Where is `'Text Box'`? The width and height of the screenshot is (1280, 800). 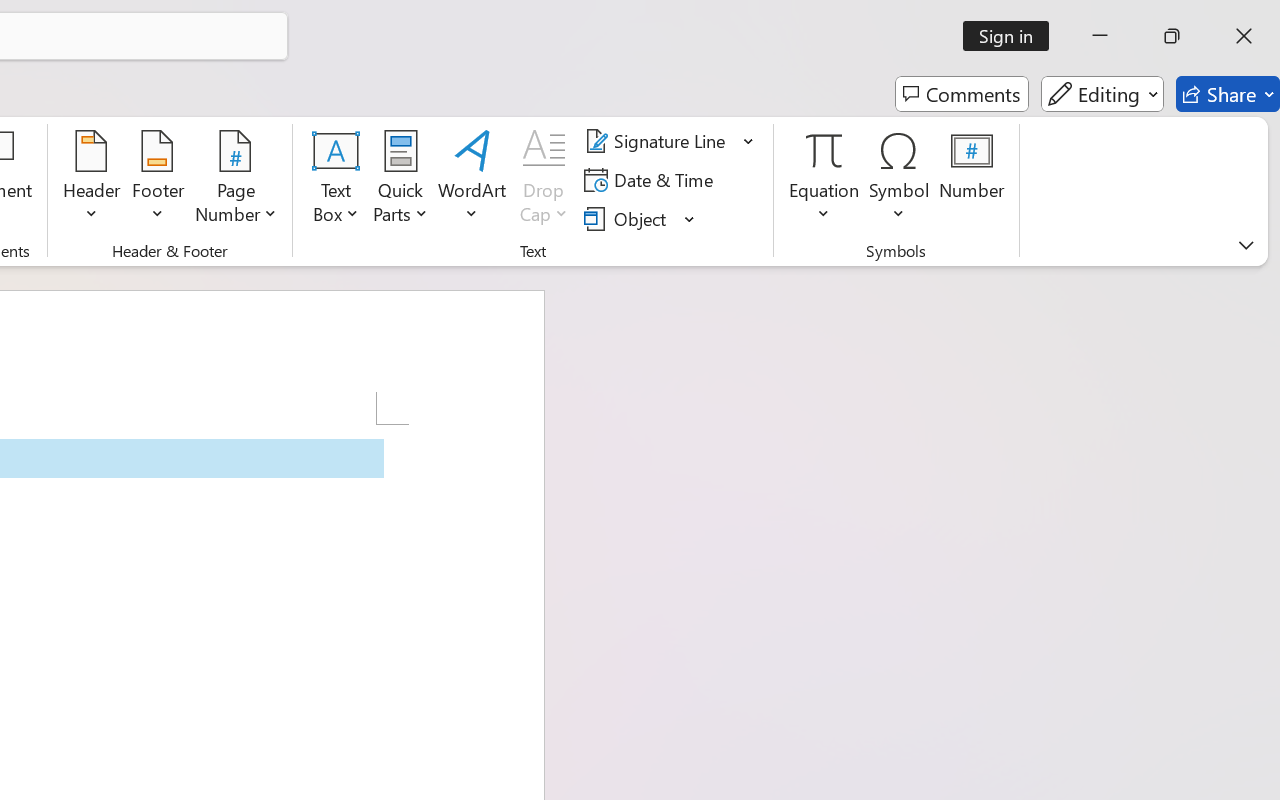 'Text Box' is located at coordinates (336, 179).